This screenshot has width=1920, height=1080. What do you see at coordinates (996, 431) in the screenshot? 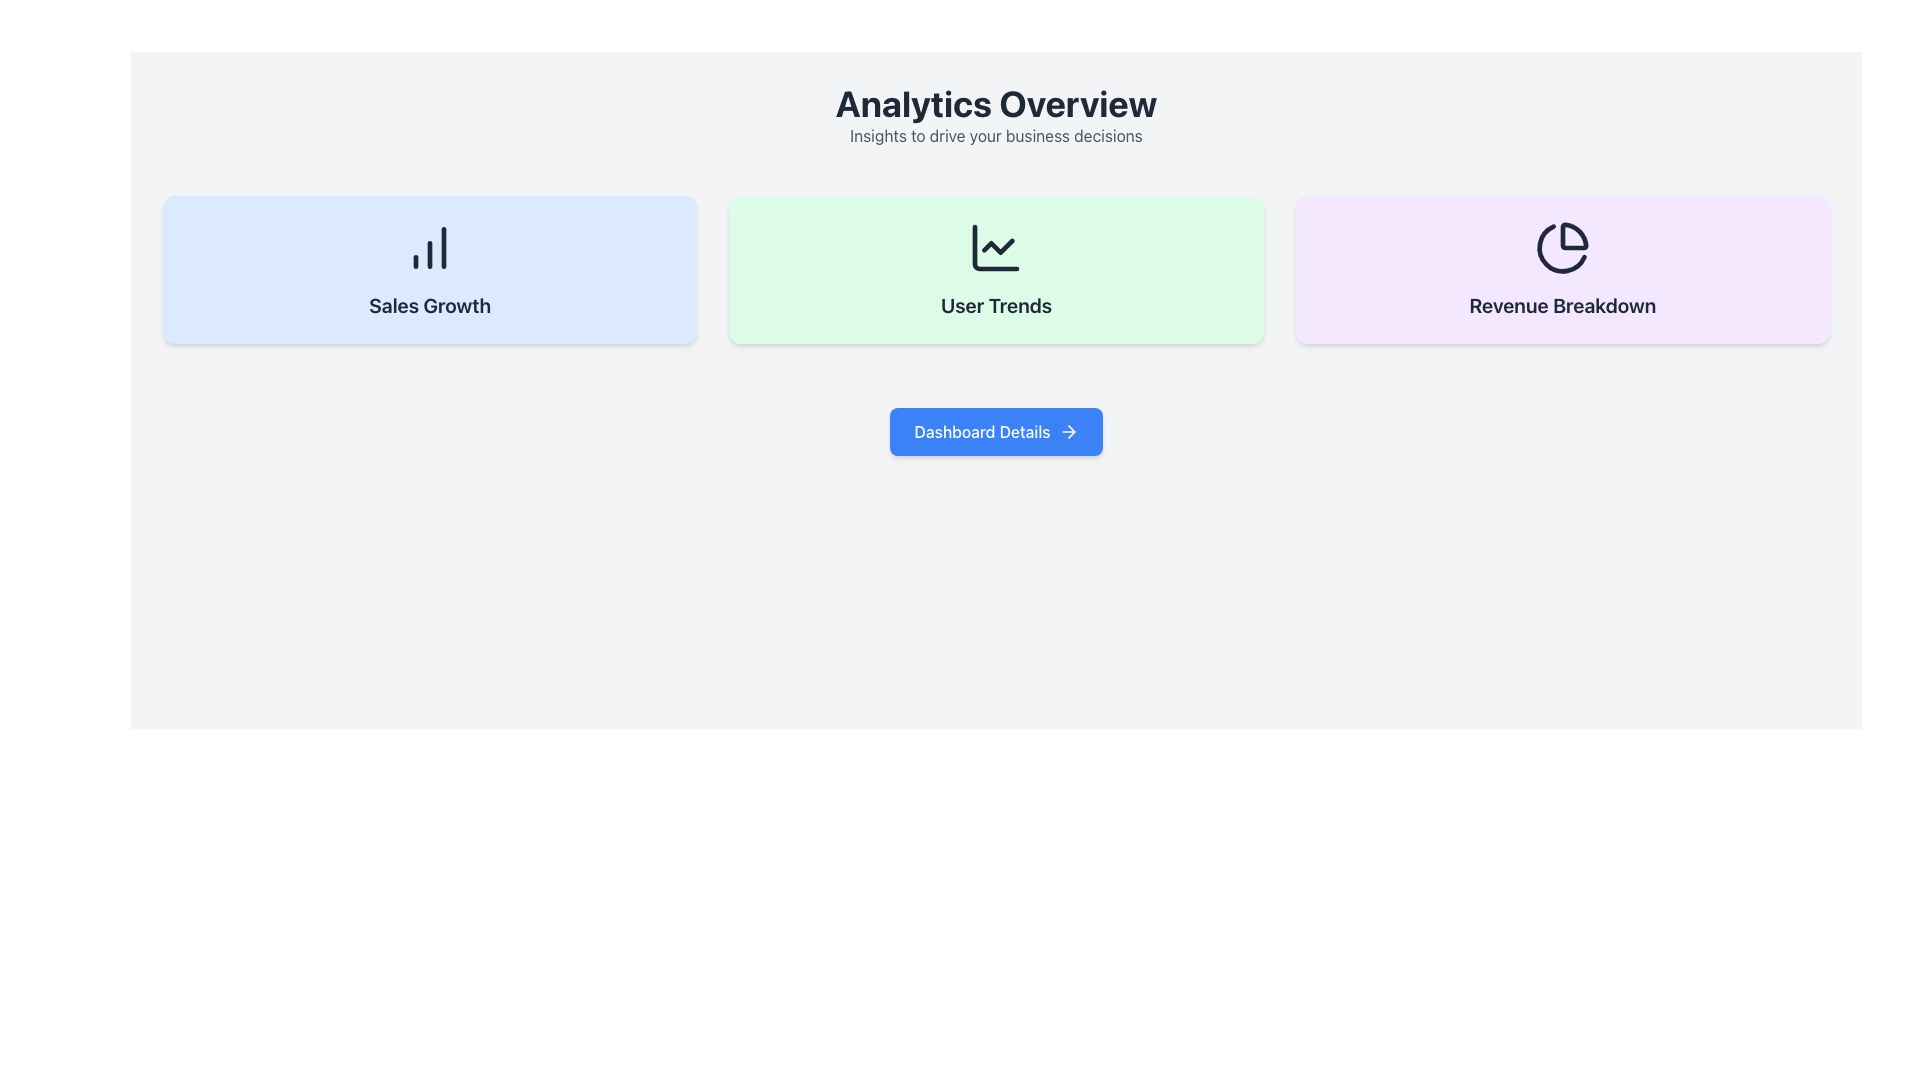
I see `the blue button labeled 'Dashboard Details'` at bounding box center [996, 431].